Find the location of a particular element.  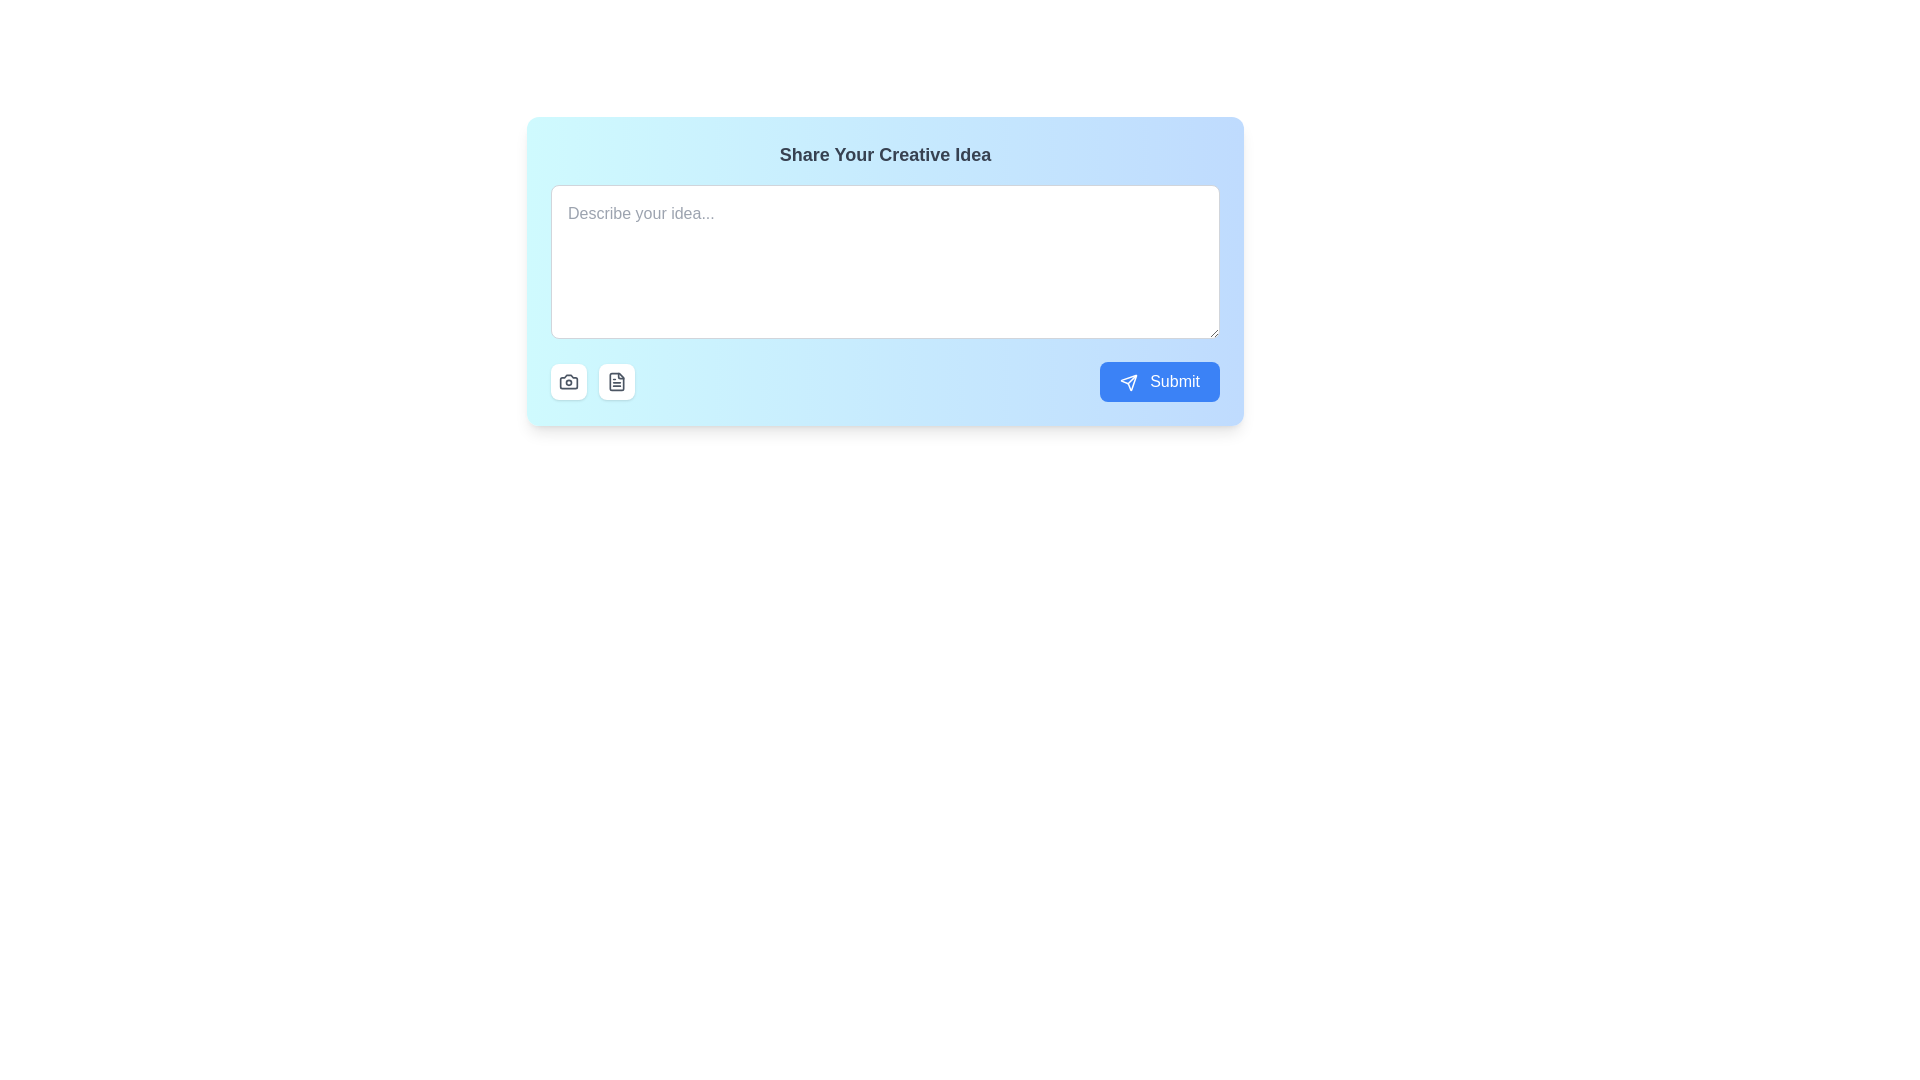

the document icon within the rounded white button located below the input field for describing an idea is located at coordinates (616, 381).